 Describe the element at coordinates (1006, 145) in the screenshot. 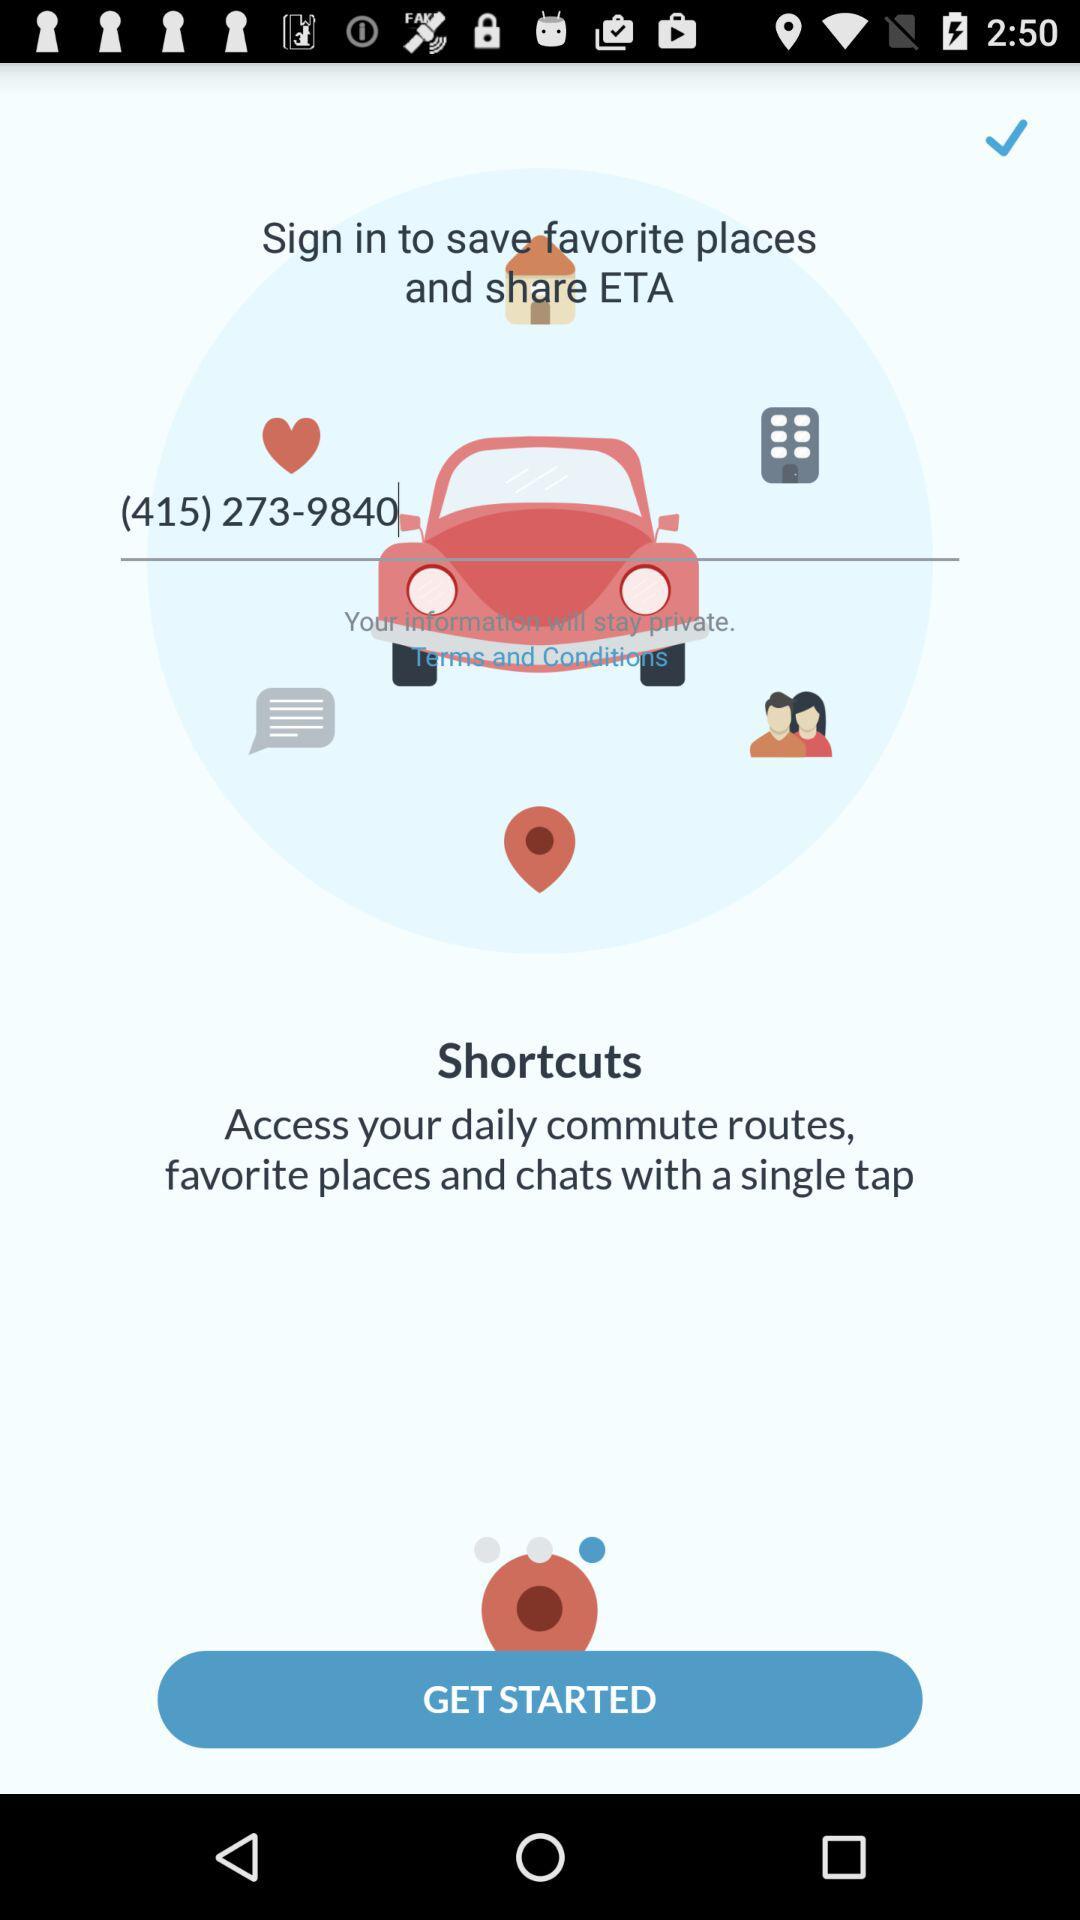

I see `the check icon` at that location.